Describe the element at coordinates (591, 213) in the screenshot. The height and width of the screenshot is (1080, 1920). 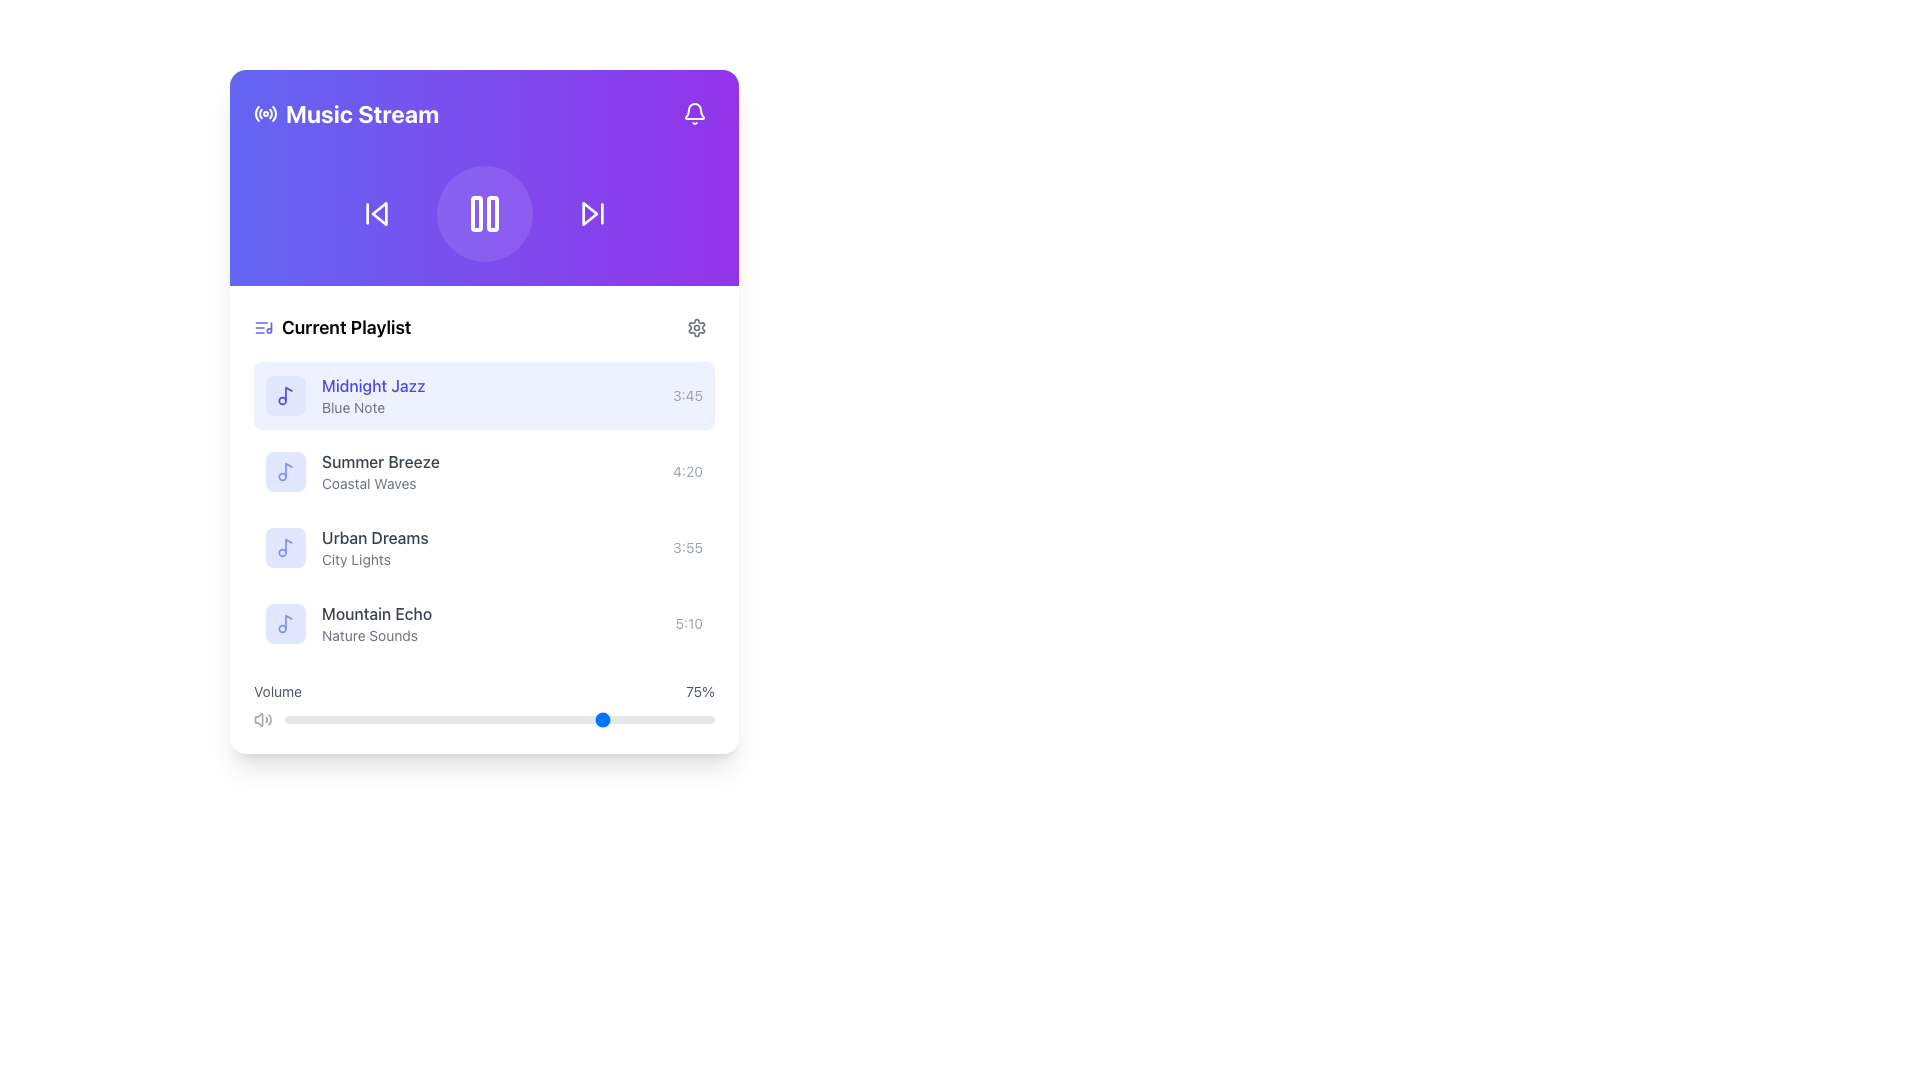
I see `the circular button with a purple background and white forward arrow icon, located at the rightmost position in the horizontal group of three buttons for additional options` at that location.